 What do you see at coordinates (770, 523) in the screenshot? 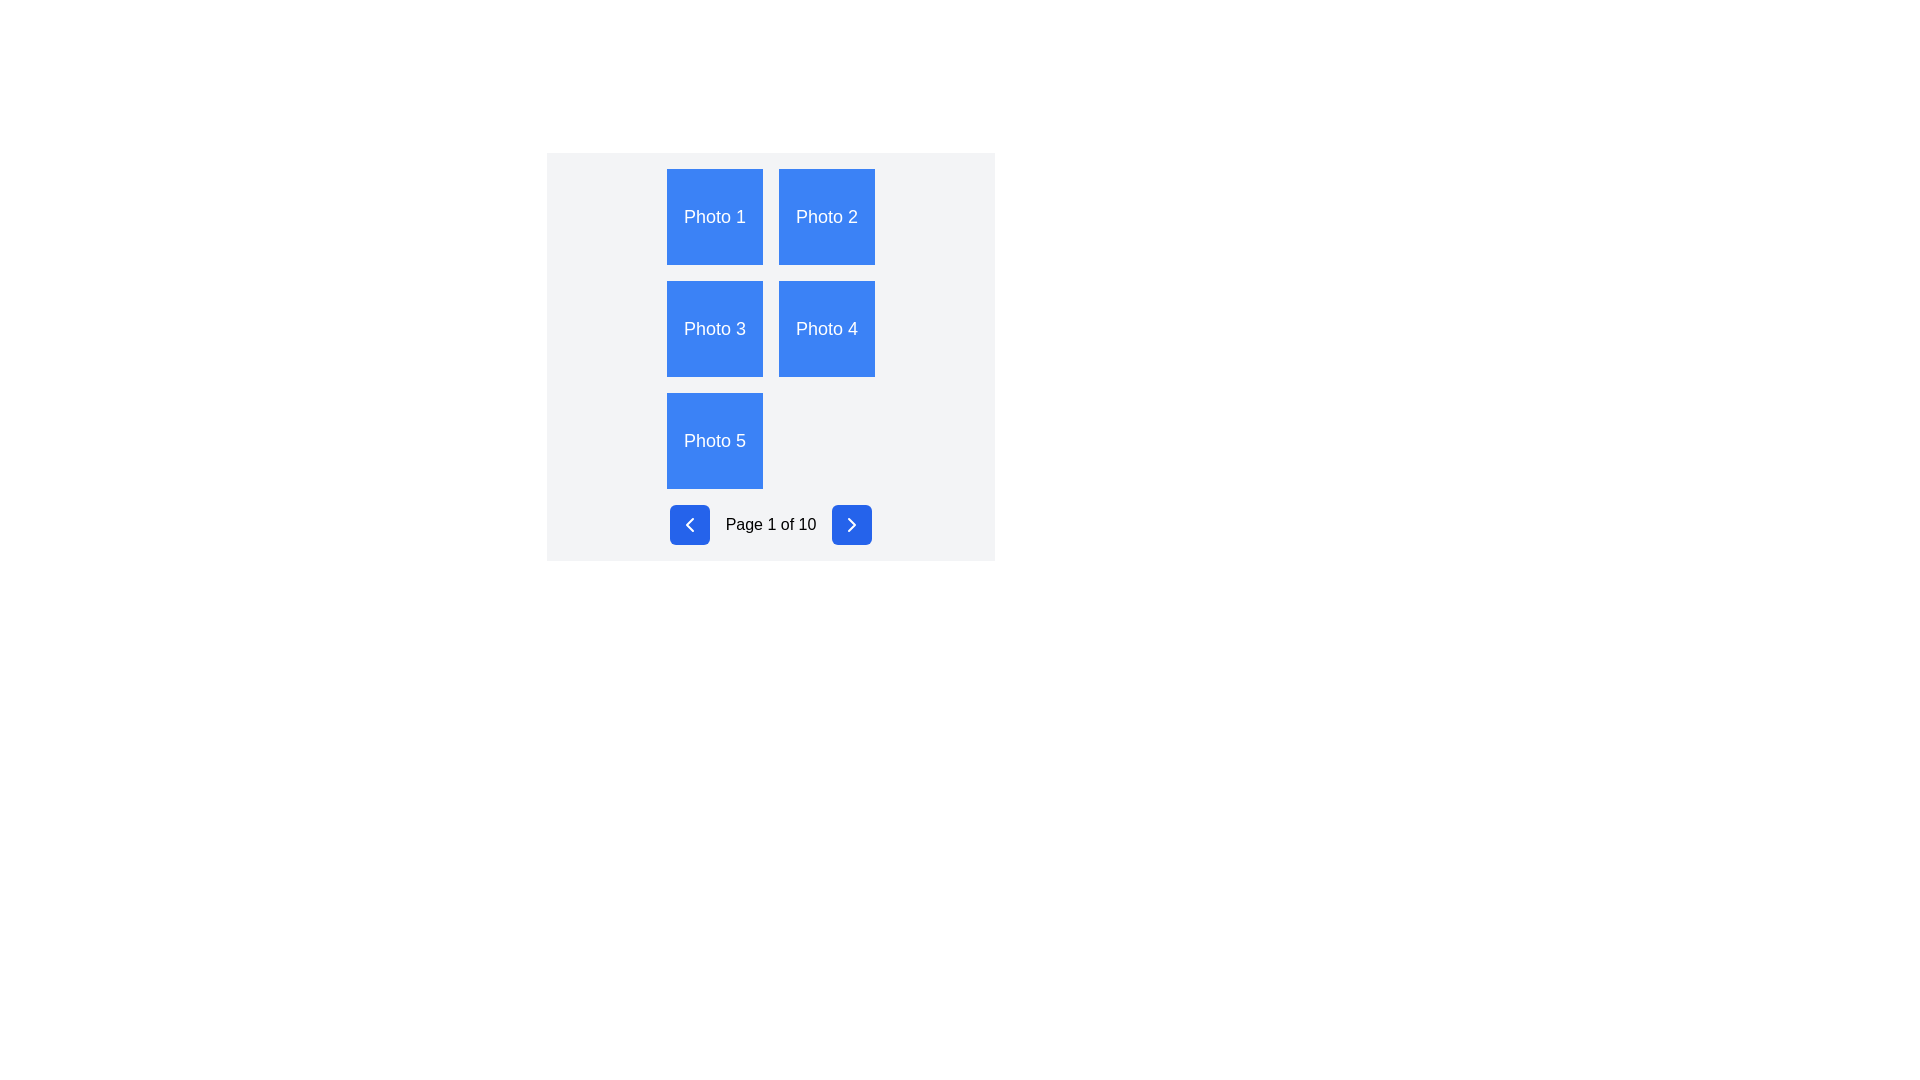
I see `the Label element displaying 'Page 1 of 10', located at the bottom center of the interface, flanked by navigational buttons` at bounding box center [770, 523].